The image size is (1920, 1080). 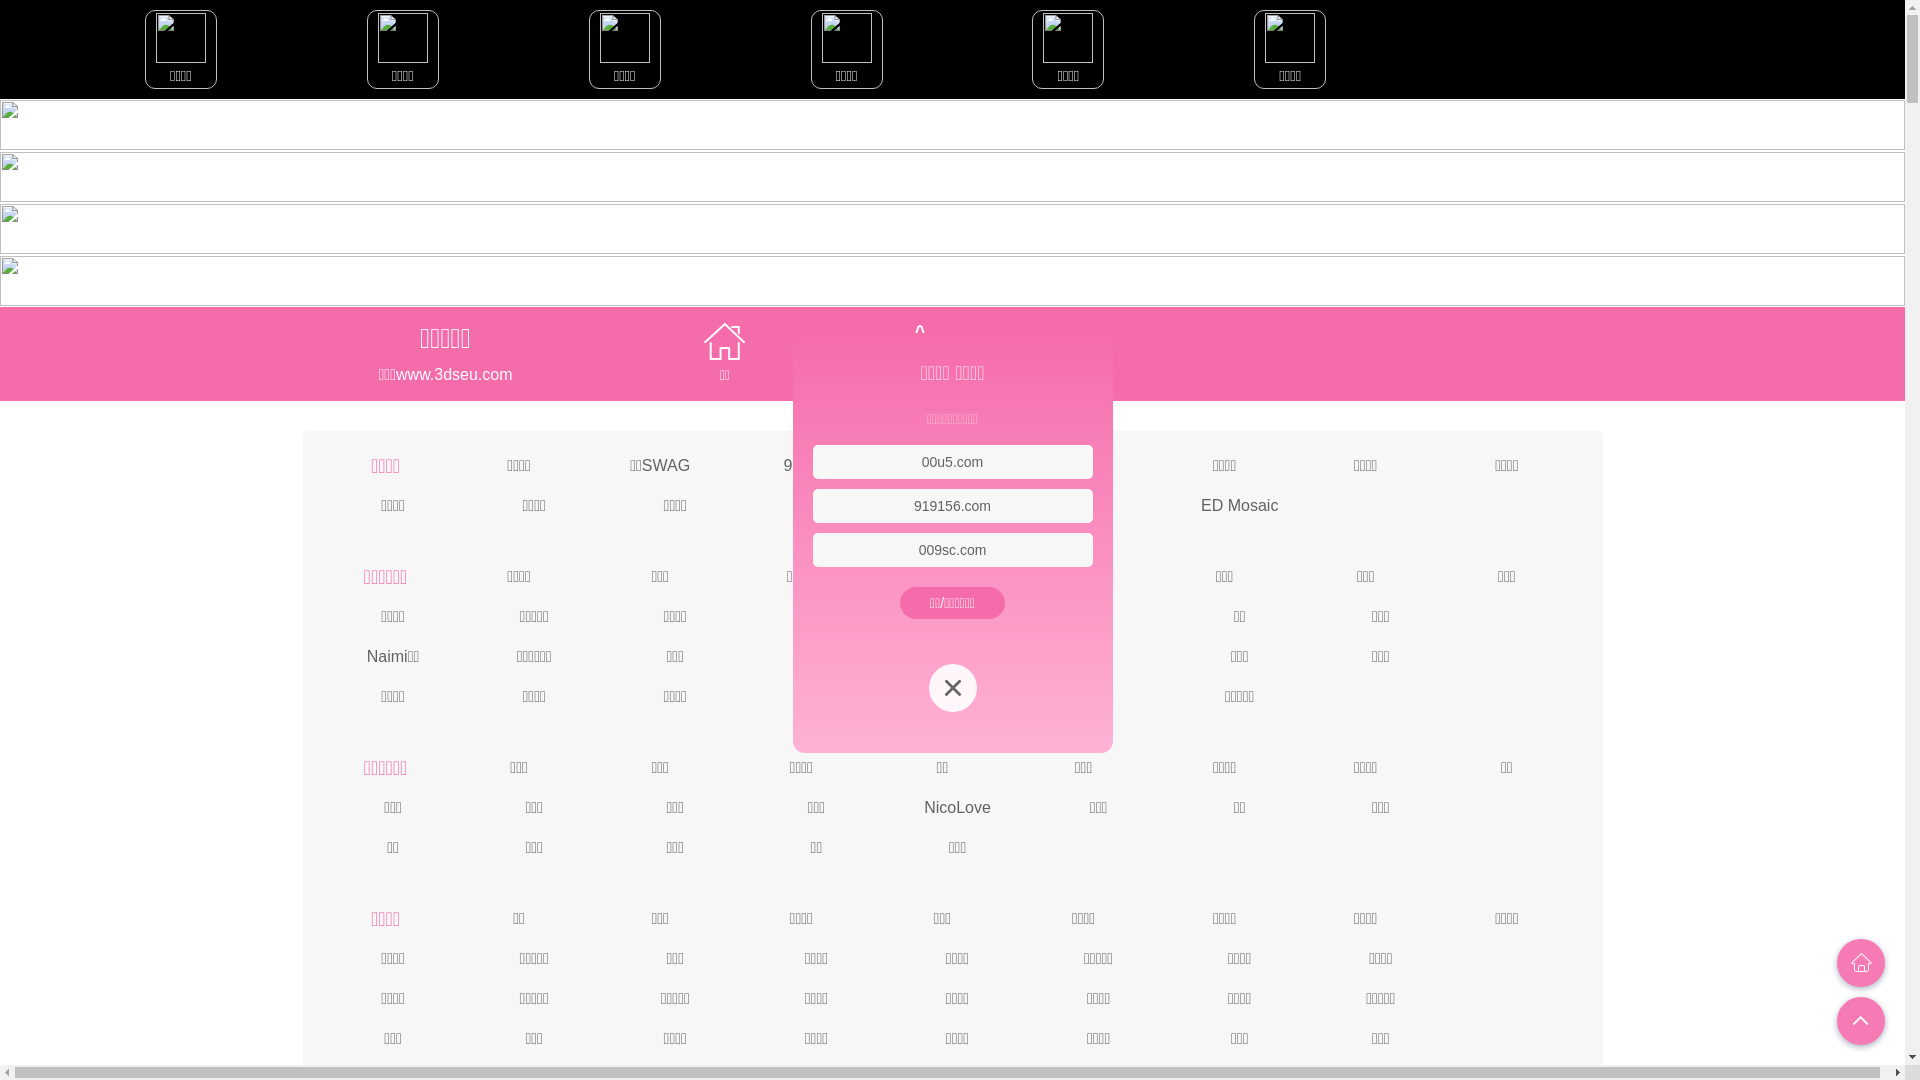 I want to click on '919156.com', so click(x=951, y=504).